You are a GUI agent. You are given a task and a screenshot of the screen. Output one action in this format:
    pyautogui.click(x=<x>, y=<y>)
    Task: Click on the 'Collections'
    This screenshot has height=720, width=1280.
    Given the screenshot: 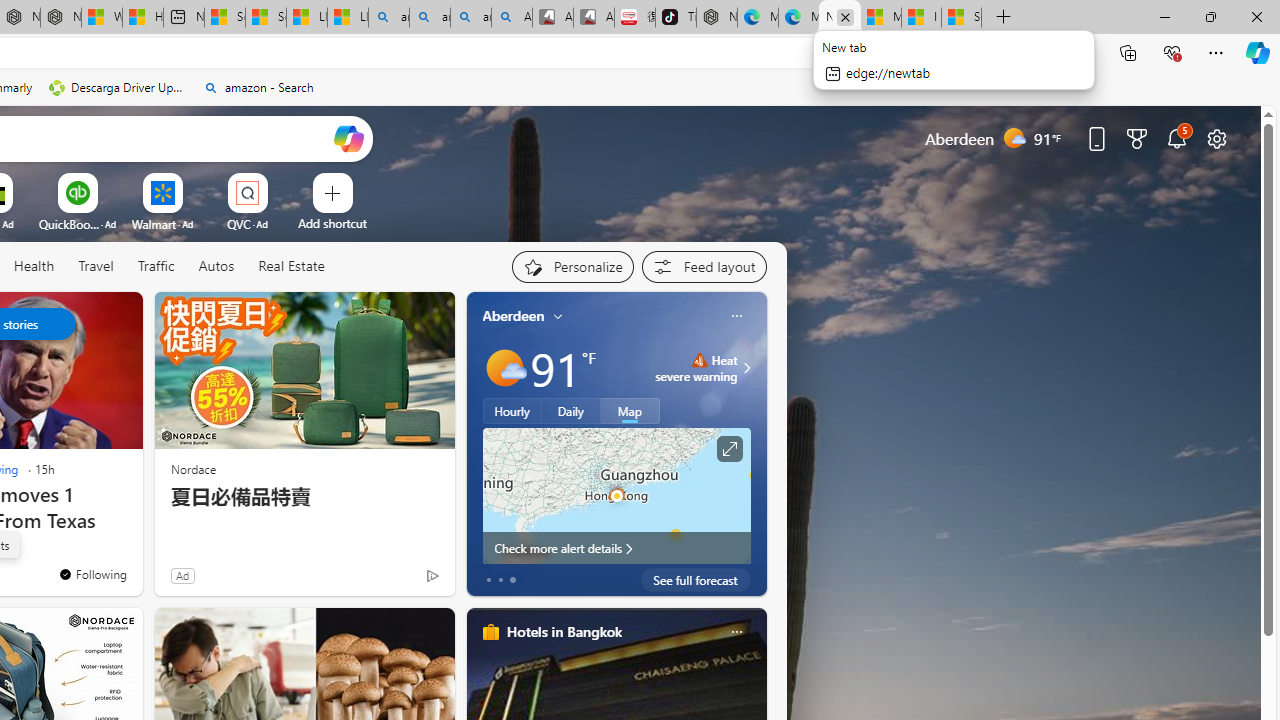 What is the action you would take?
    pyautogui.click(x=1128, y=51)
    